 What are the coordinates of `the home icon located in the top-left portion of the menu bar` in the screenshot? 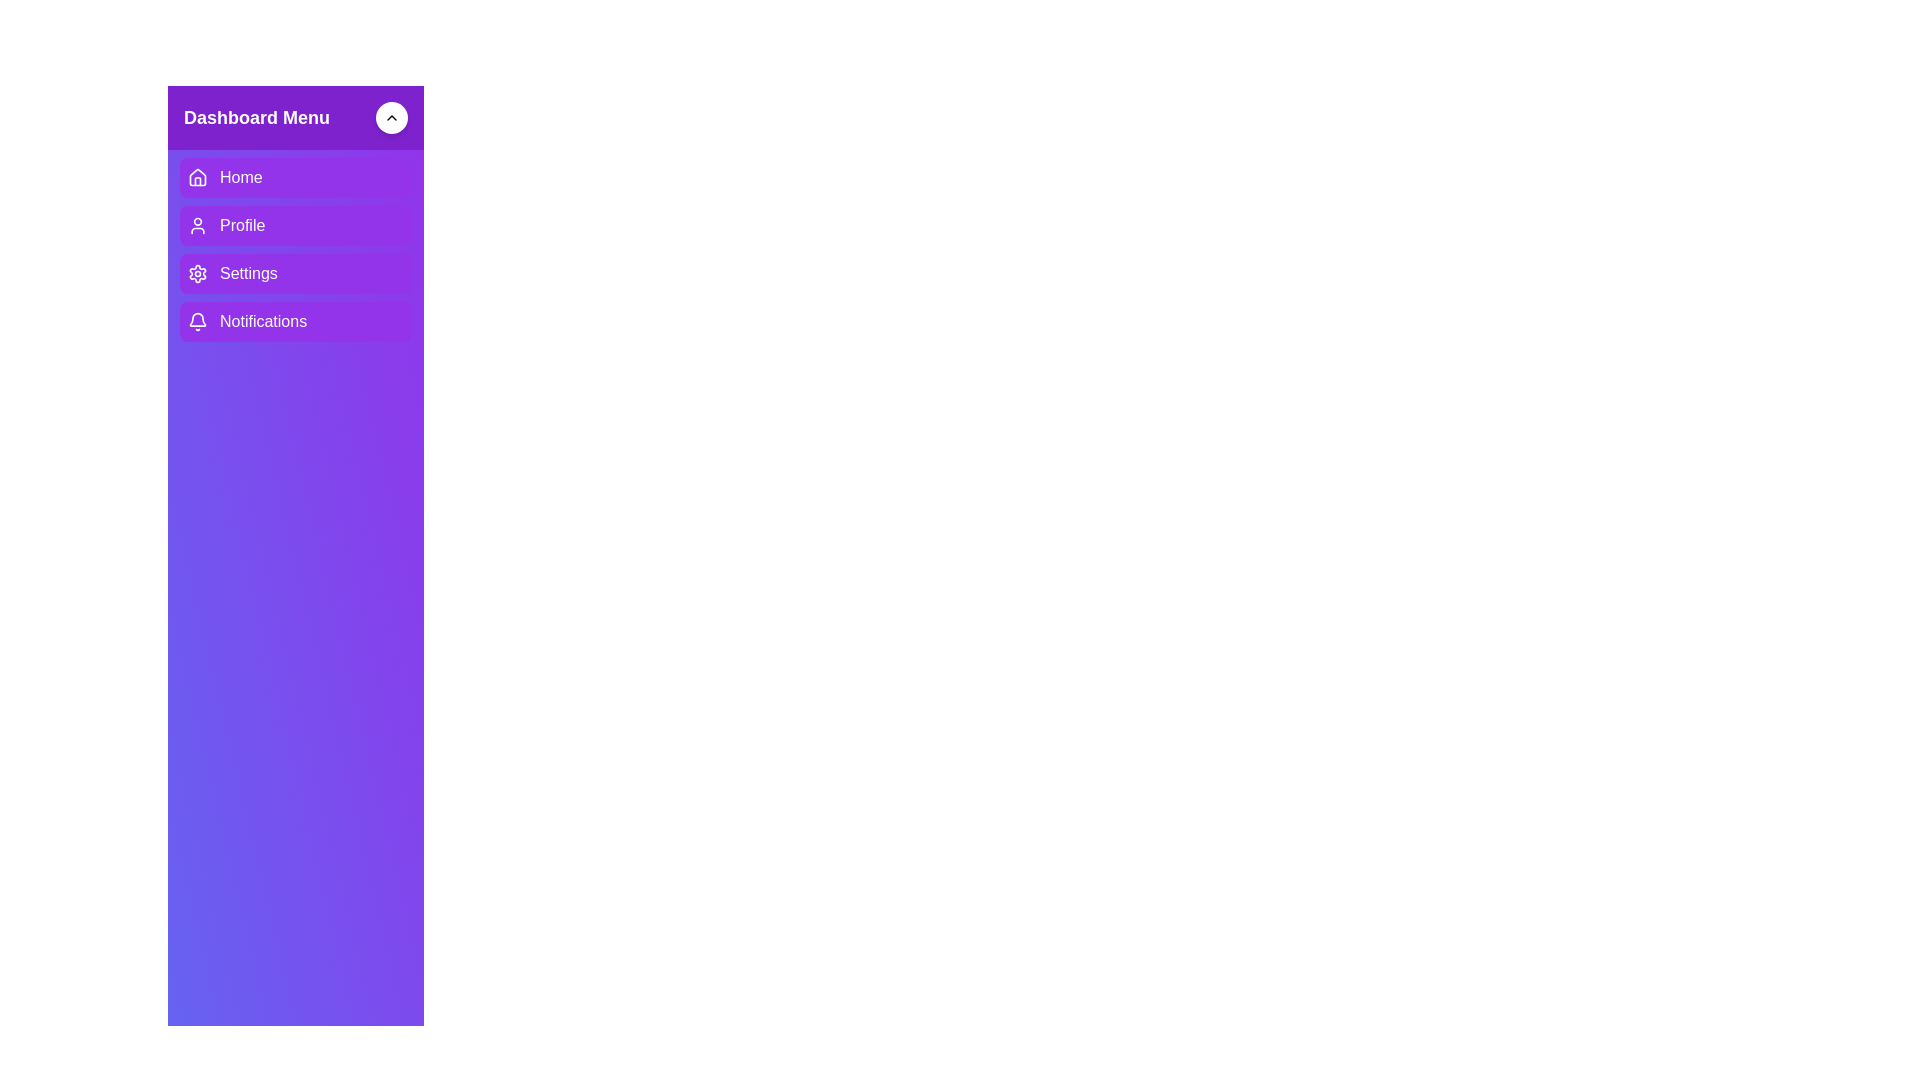 It's located at (197, 176).